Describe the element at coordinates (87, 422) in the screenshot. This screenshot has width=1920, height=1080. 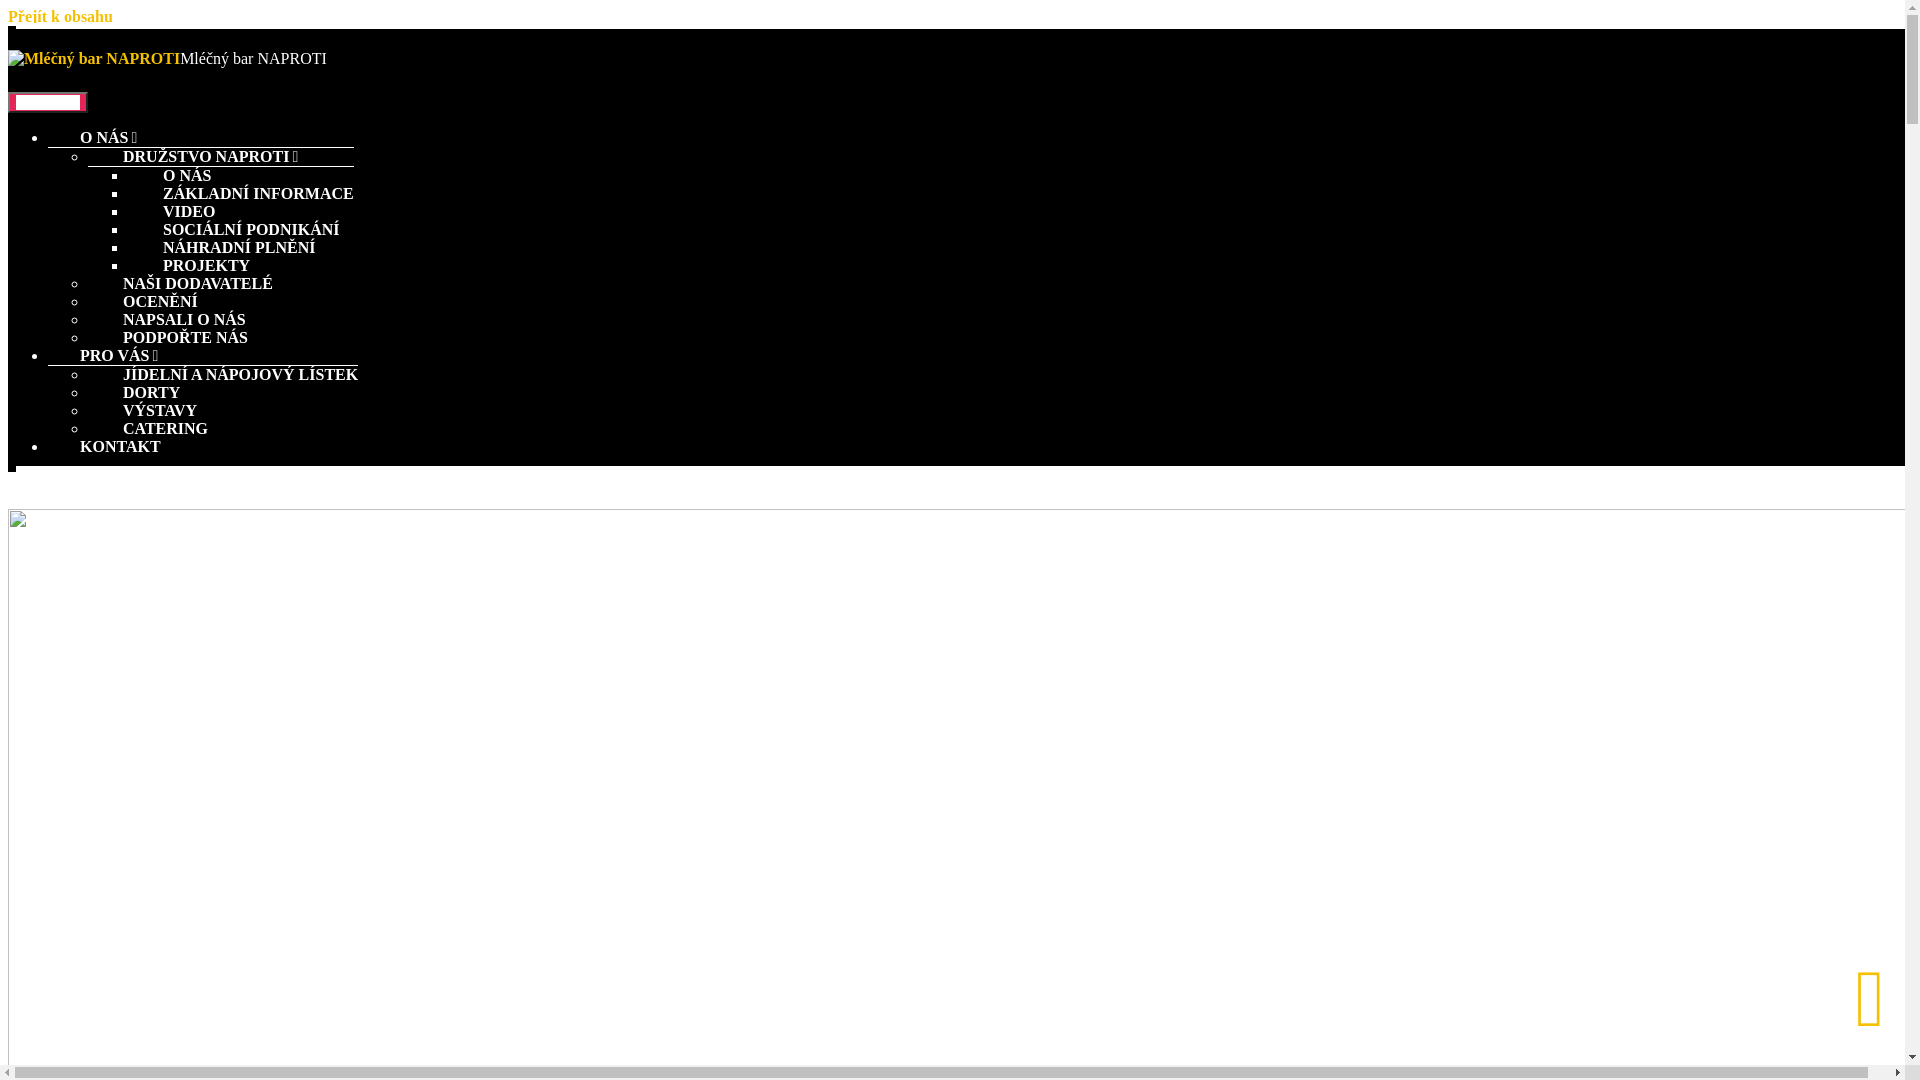
I see `'KONTAKT'` at that location.